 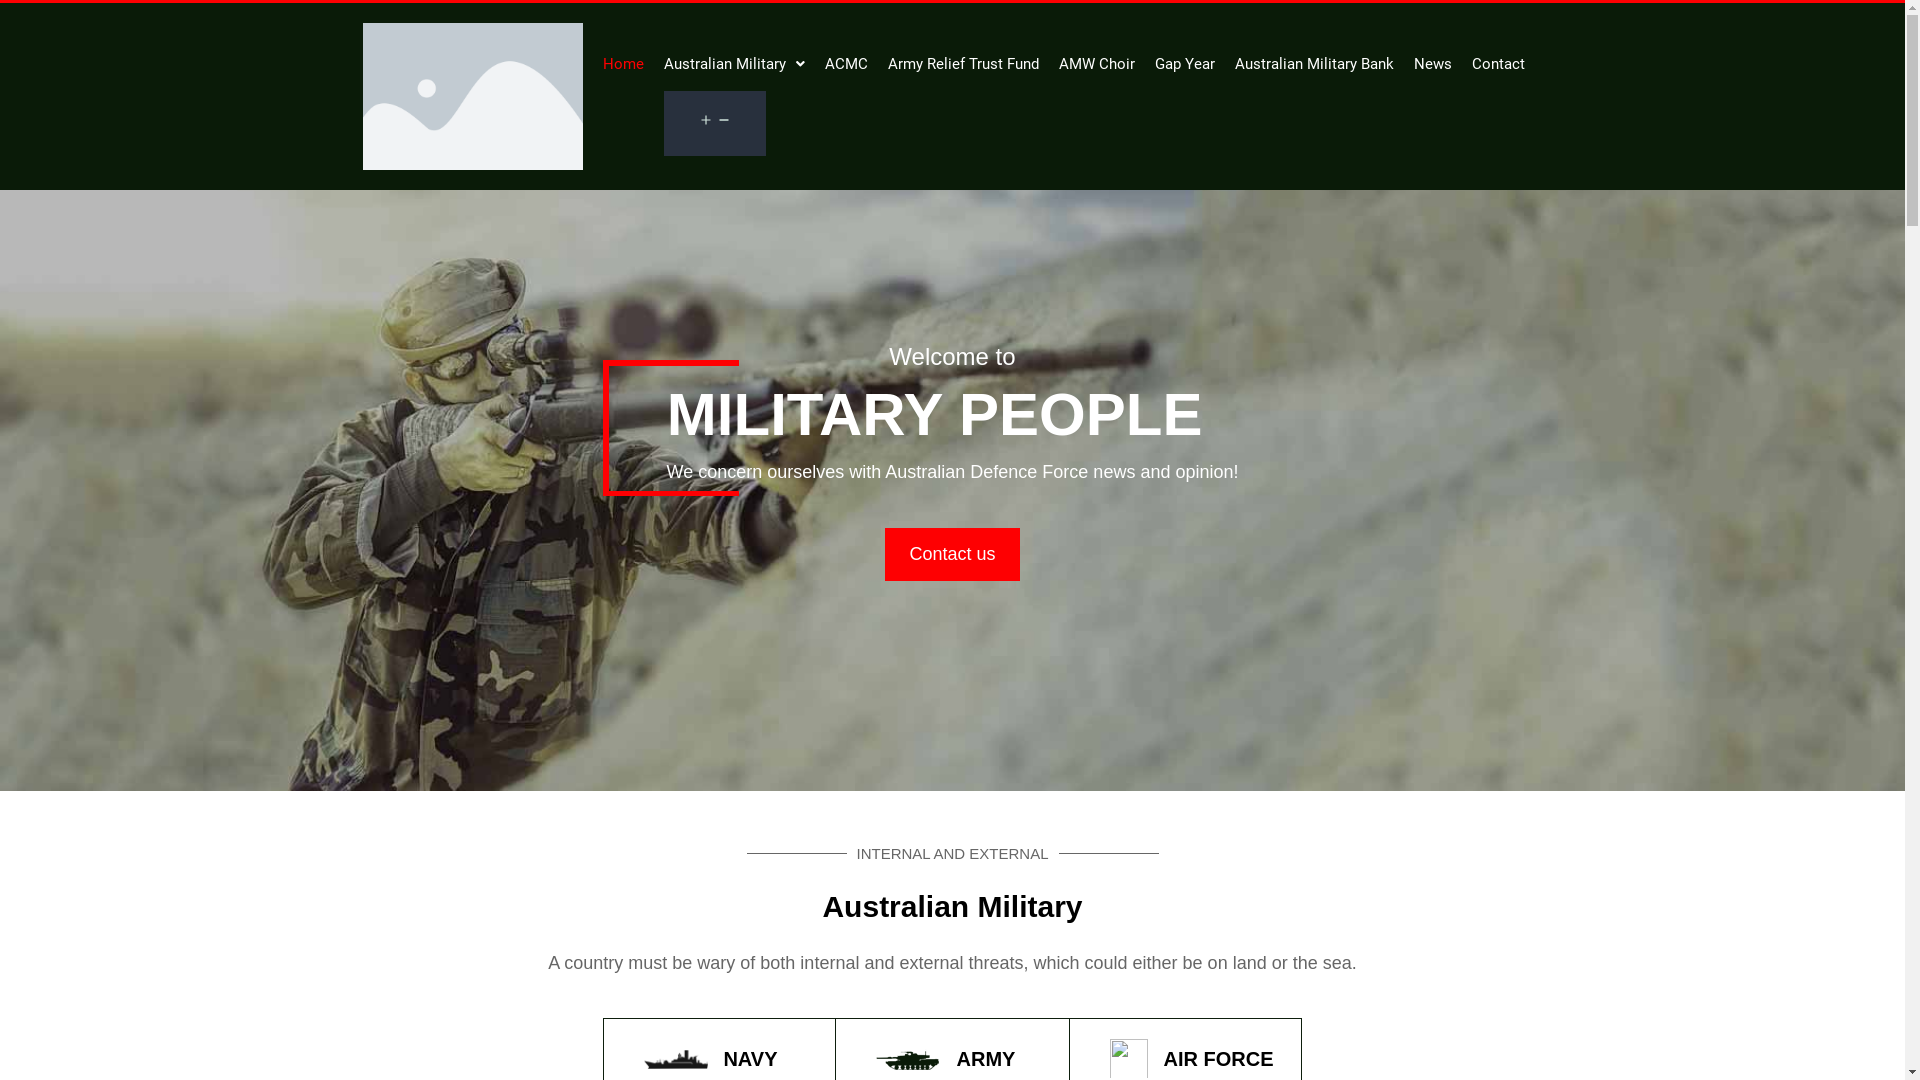 I want to click on 'Australian Military', so click(x=733, y=63).